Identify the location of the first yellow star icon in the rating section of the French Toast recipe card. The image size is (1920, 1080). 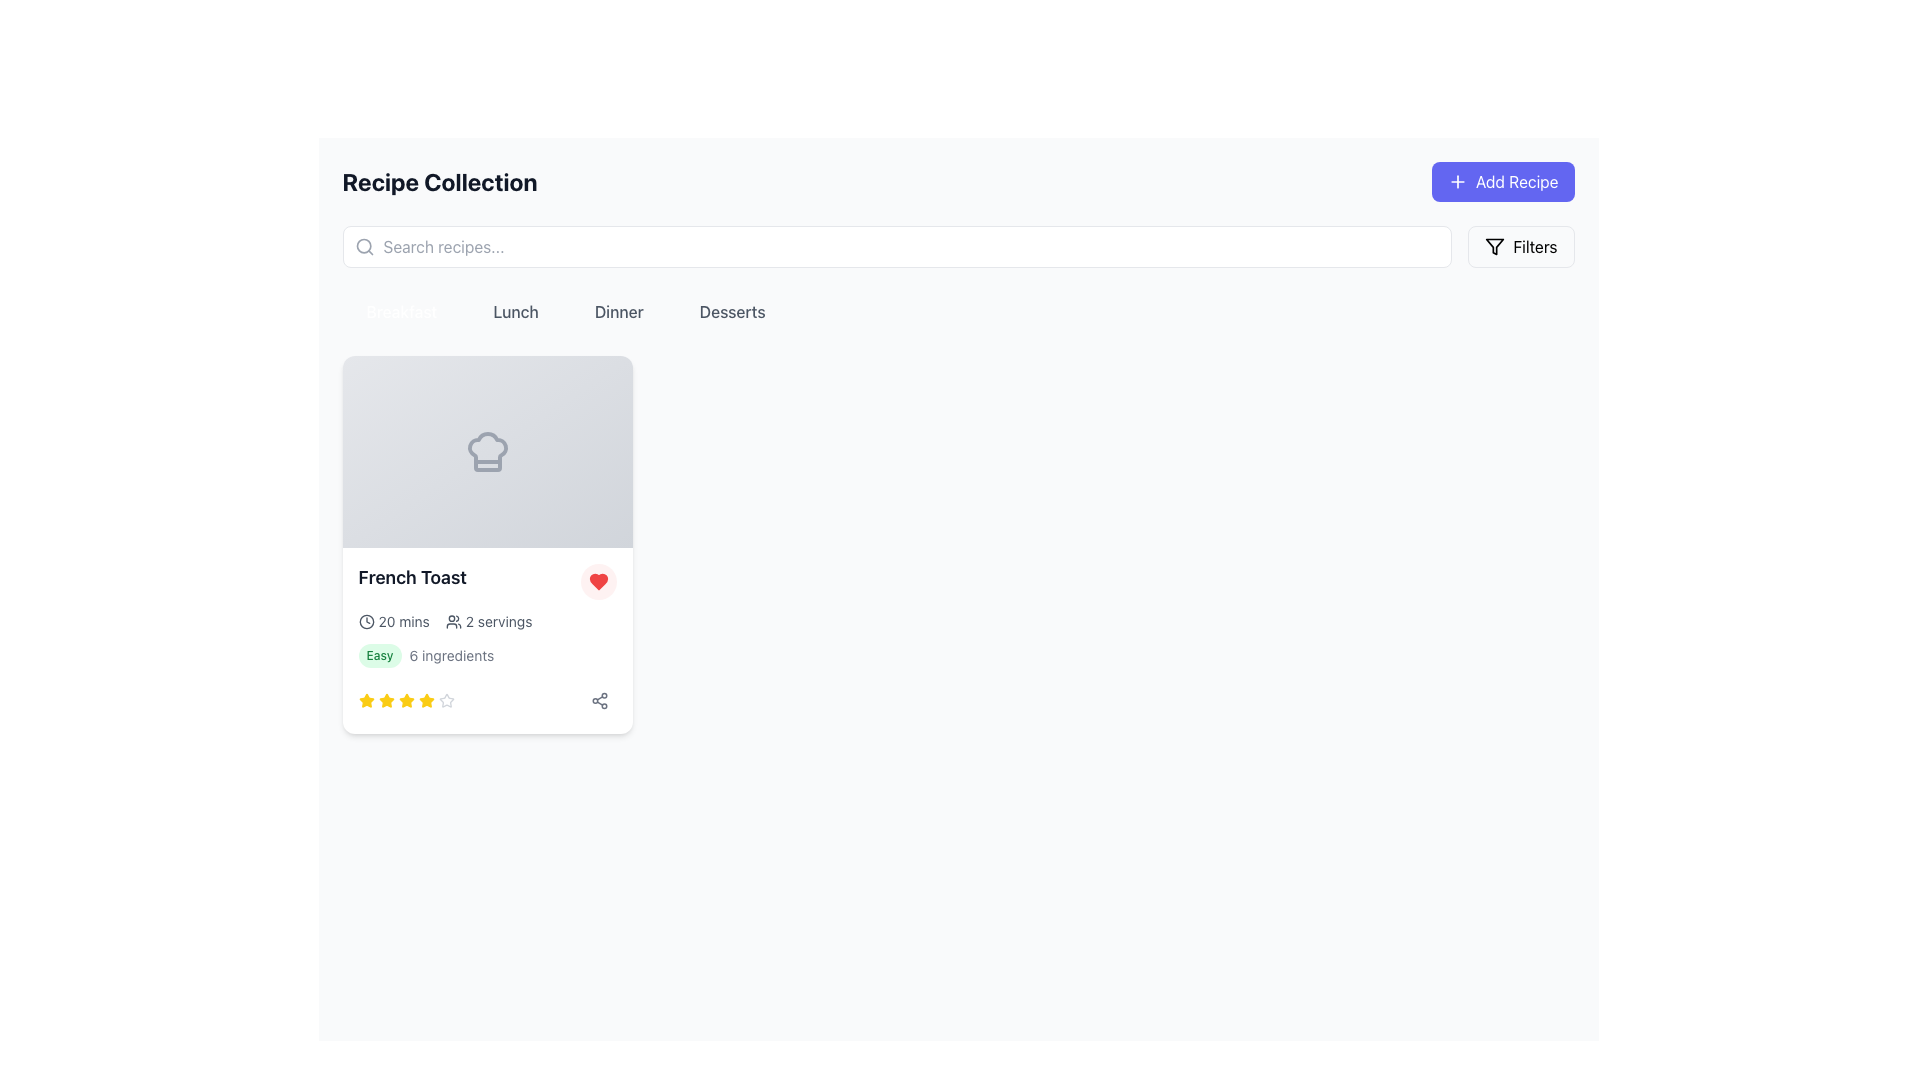
(366, 700).